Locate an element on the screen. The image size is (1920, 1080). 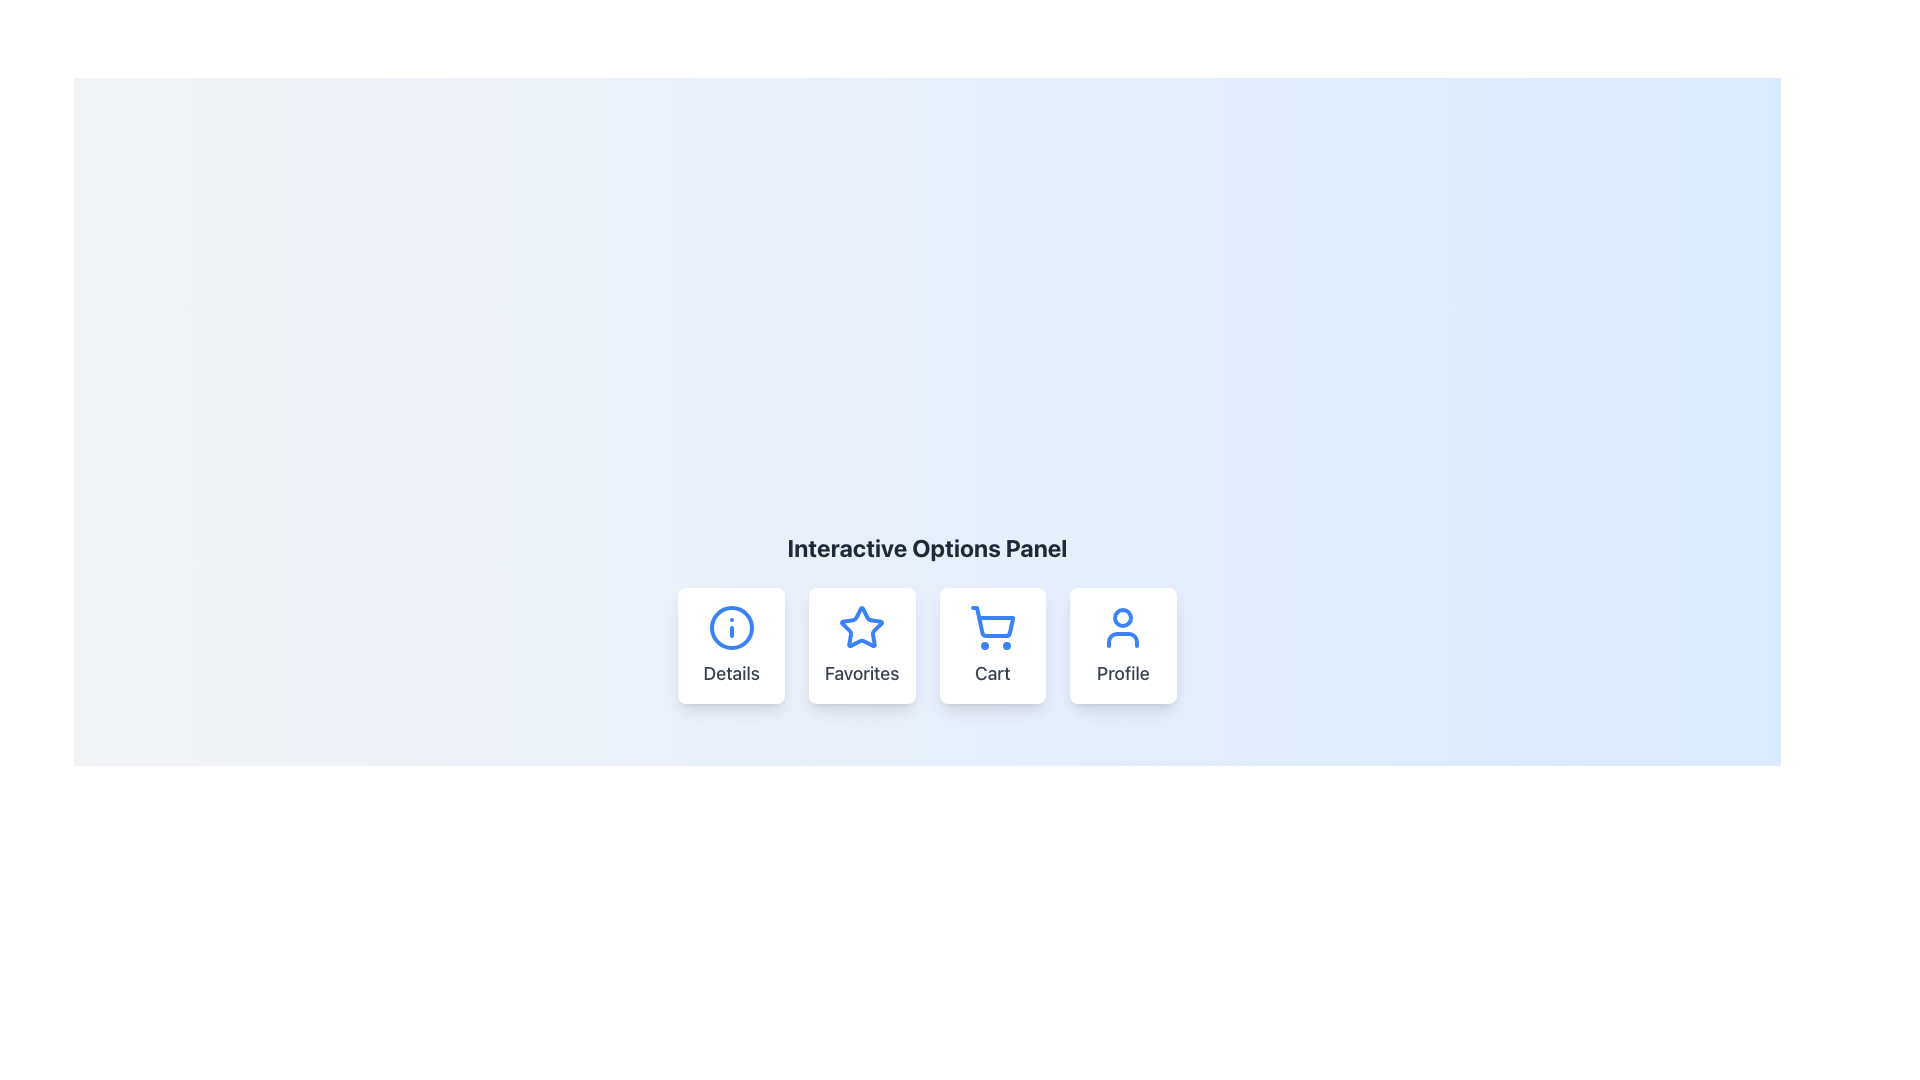
'Profile' text label, which is styled with a medium-sized gray font and centered below a user silhouette icon in the profile section of the horizontal options panel is located at coordinates (1123, 674).